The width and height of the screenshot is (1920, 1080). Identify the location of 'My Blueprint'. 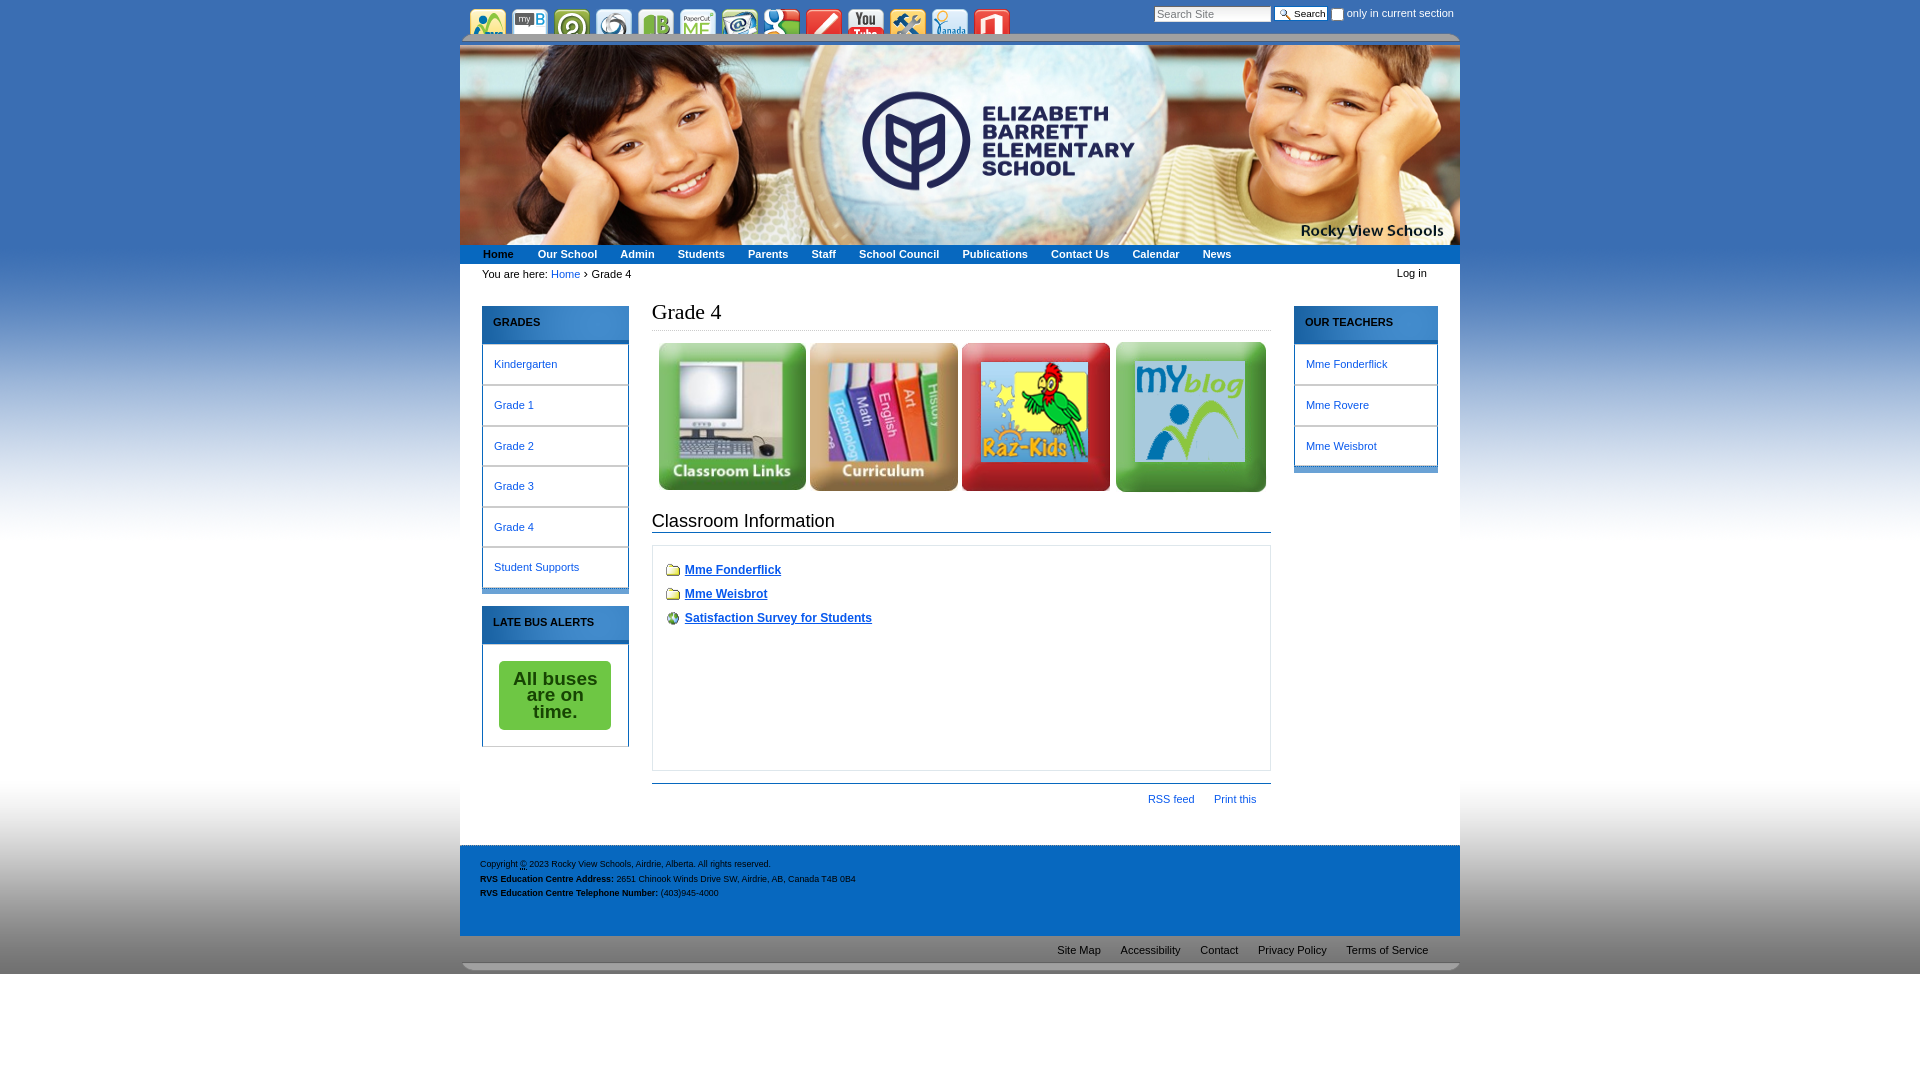
(529, 26).